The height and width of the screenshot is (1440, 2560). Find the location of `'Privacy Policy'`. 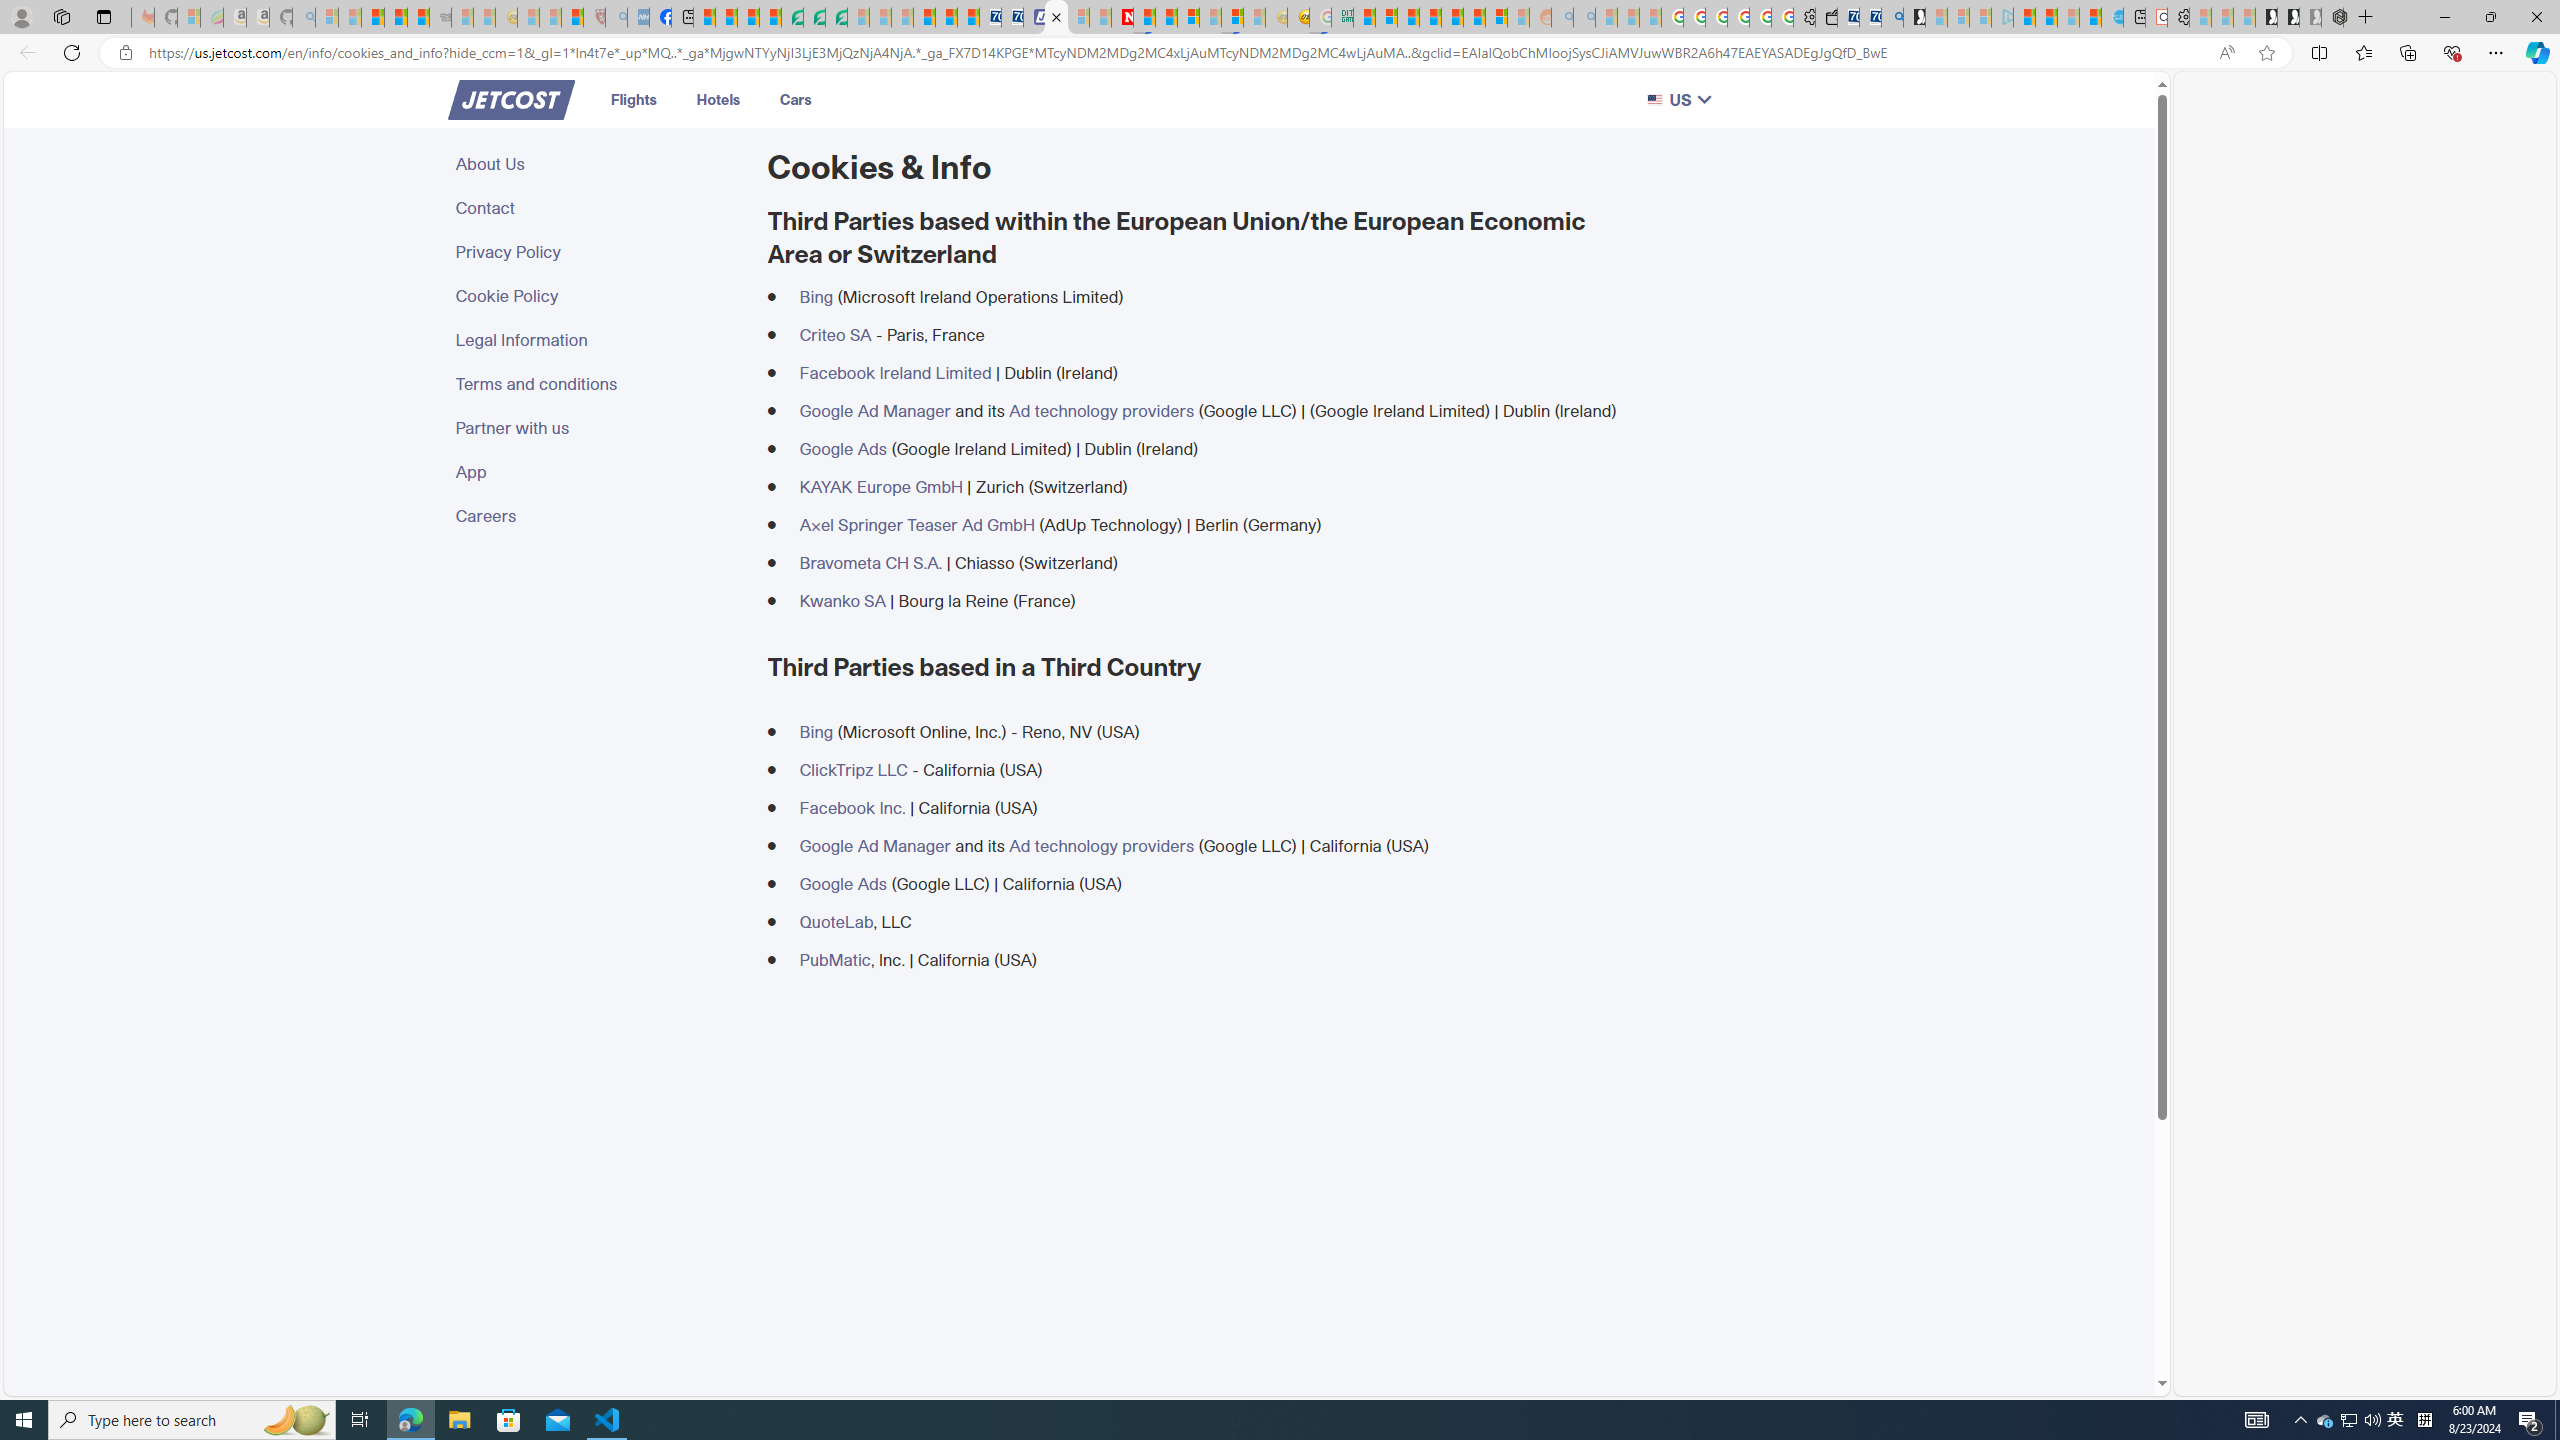

'Privacy Policy' is located at coordinates (599, 250).